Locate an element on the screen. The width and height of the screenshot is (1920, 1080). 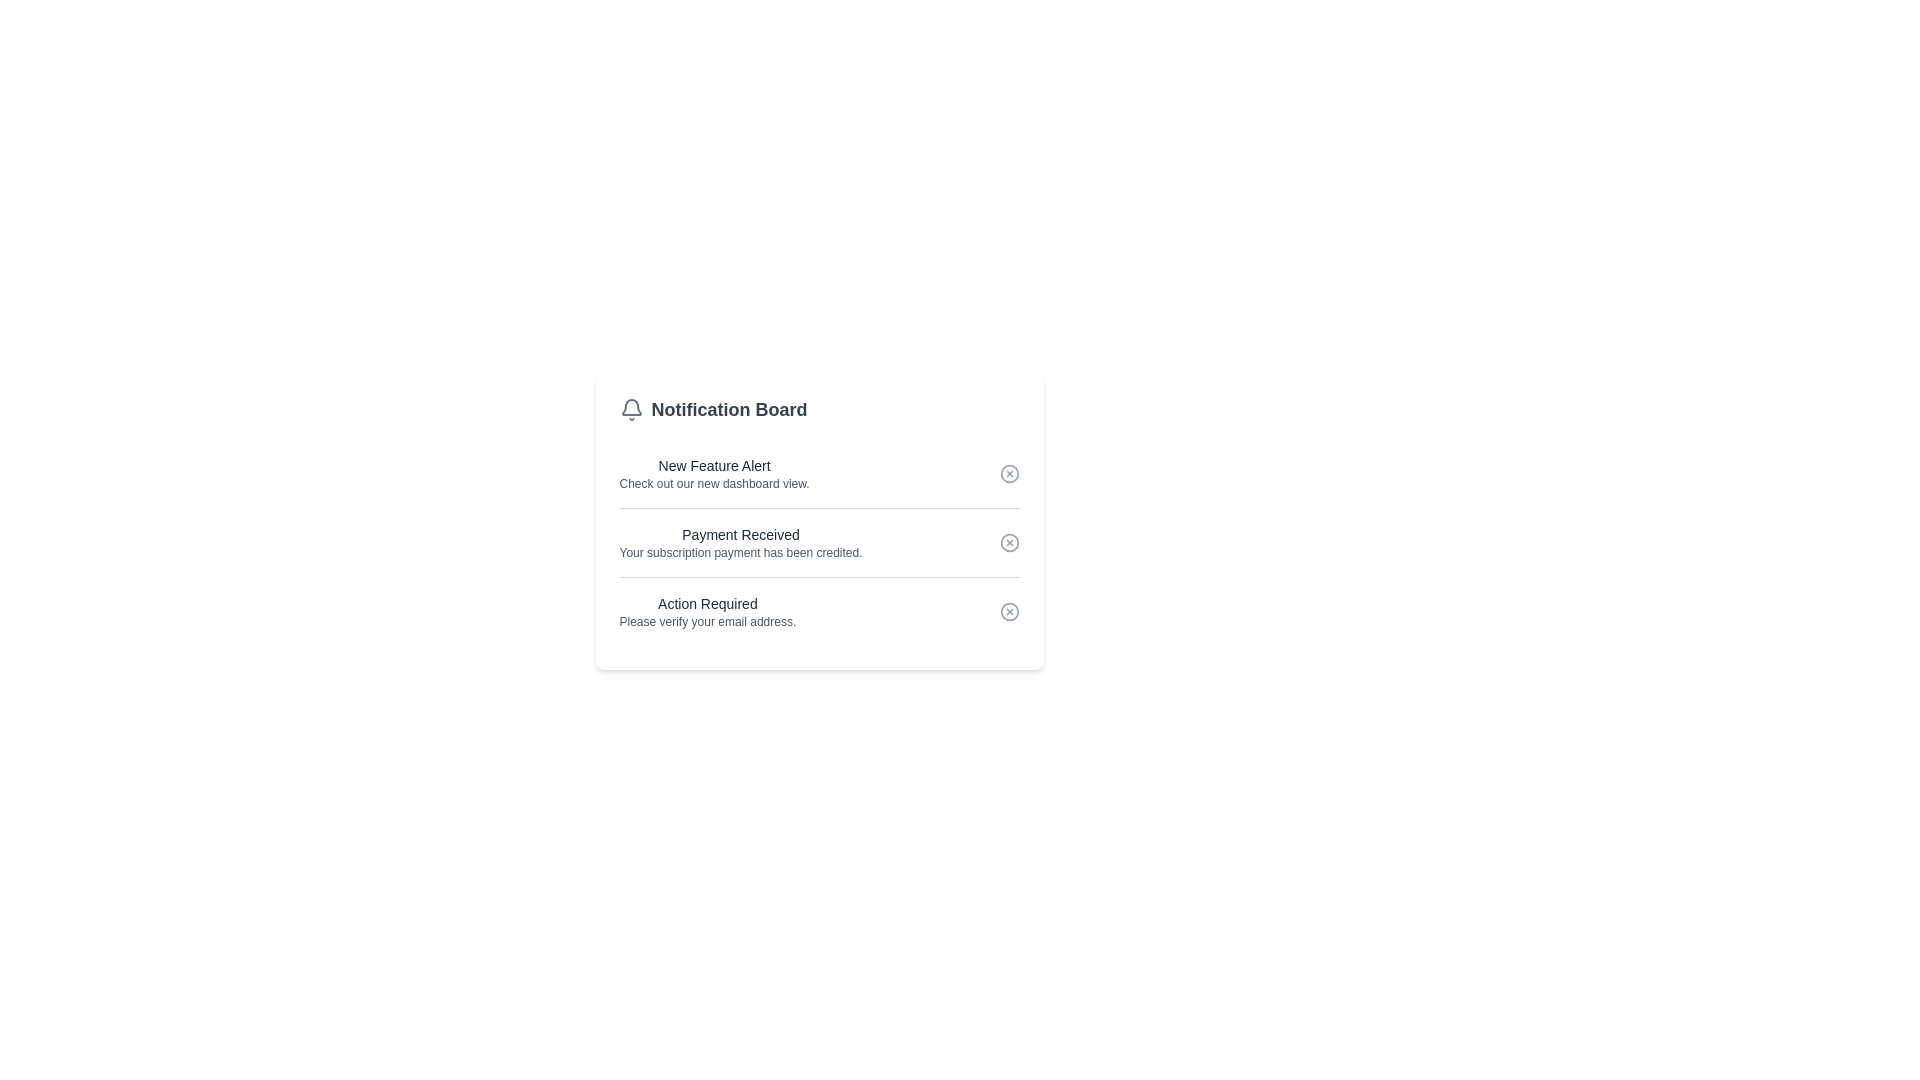
the header text located at the top left corner of the notification section, adjacent to the bell icon is located at coordinates (713, 408).